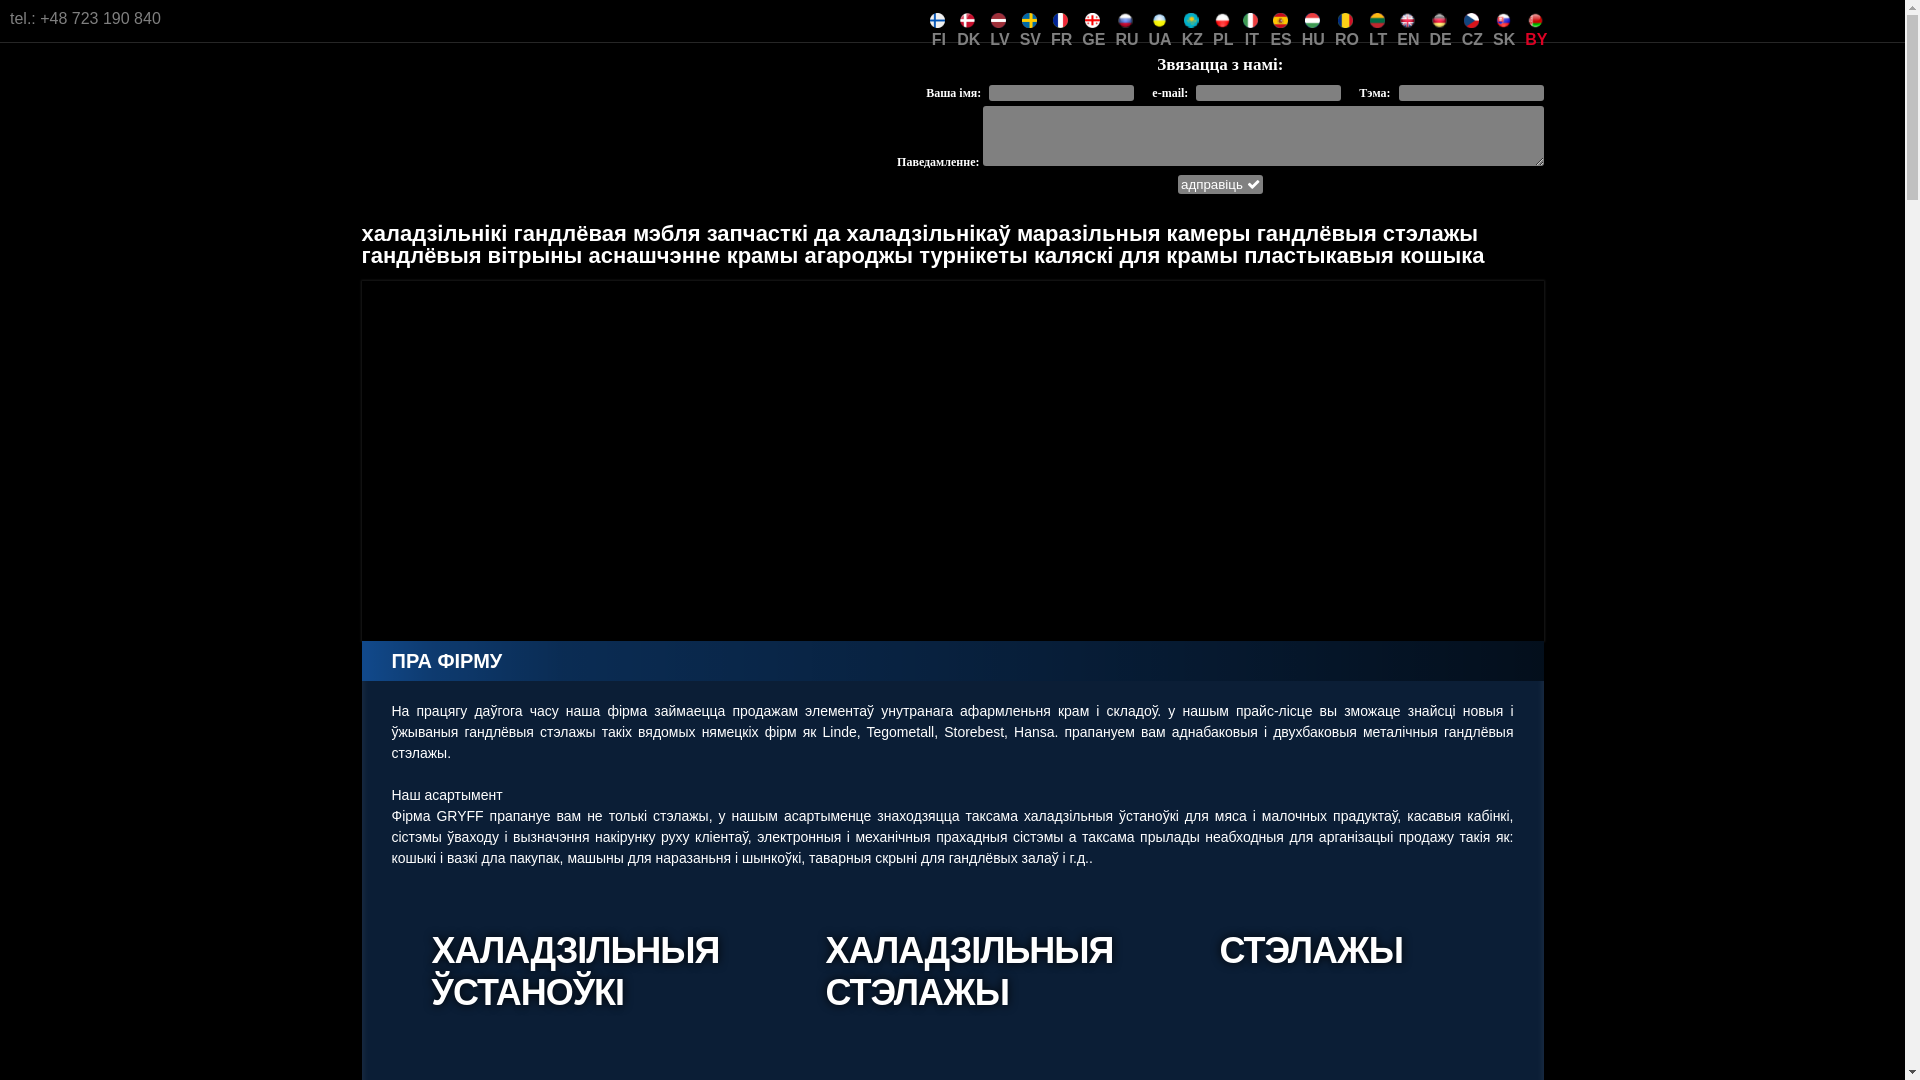 Image resolution: width=1920 pixels, height=1080 pixels. I want to click on 'SV', so click(1019, 19).